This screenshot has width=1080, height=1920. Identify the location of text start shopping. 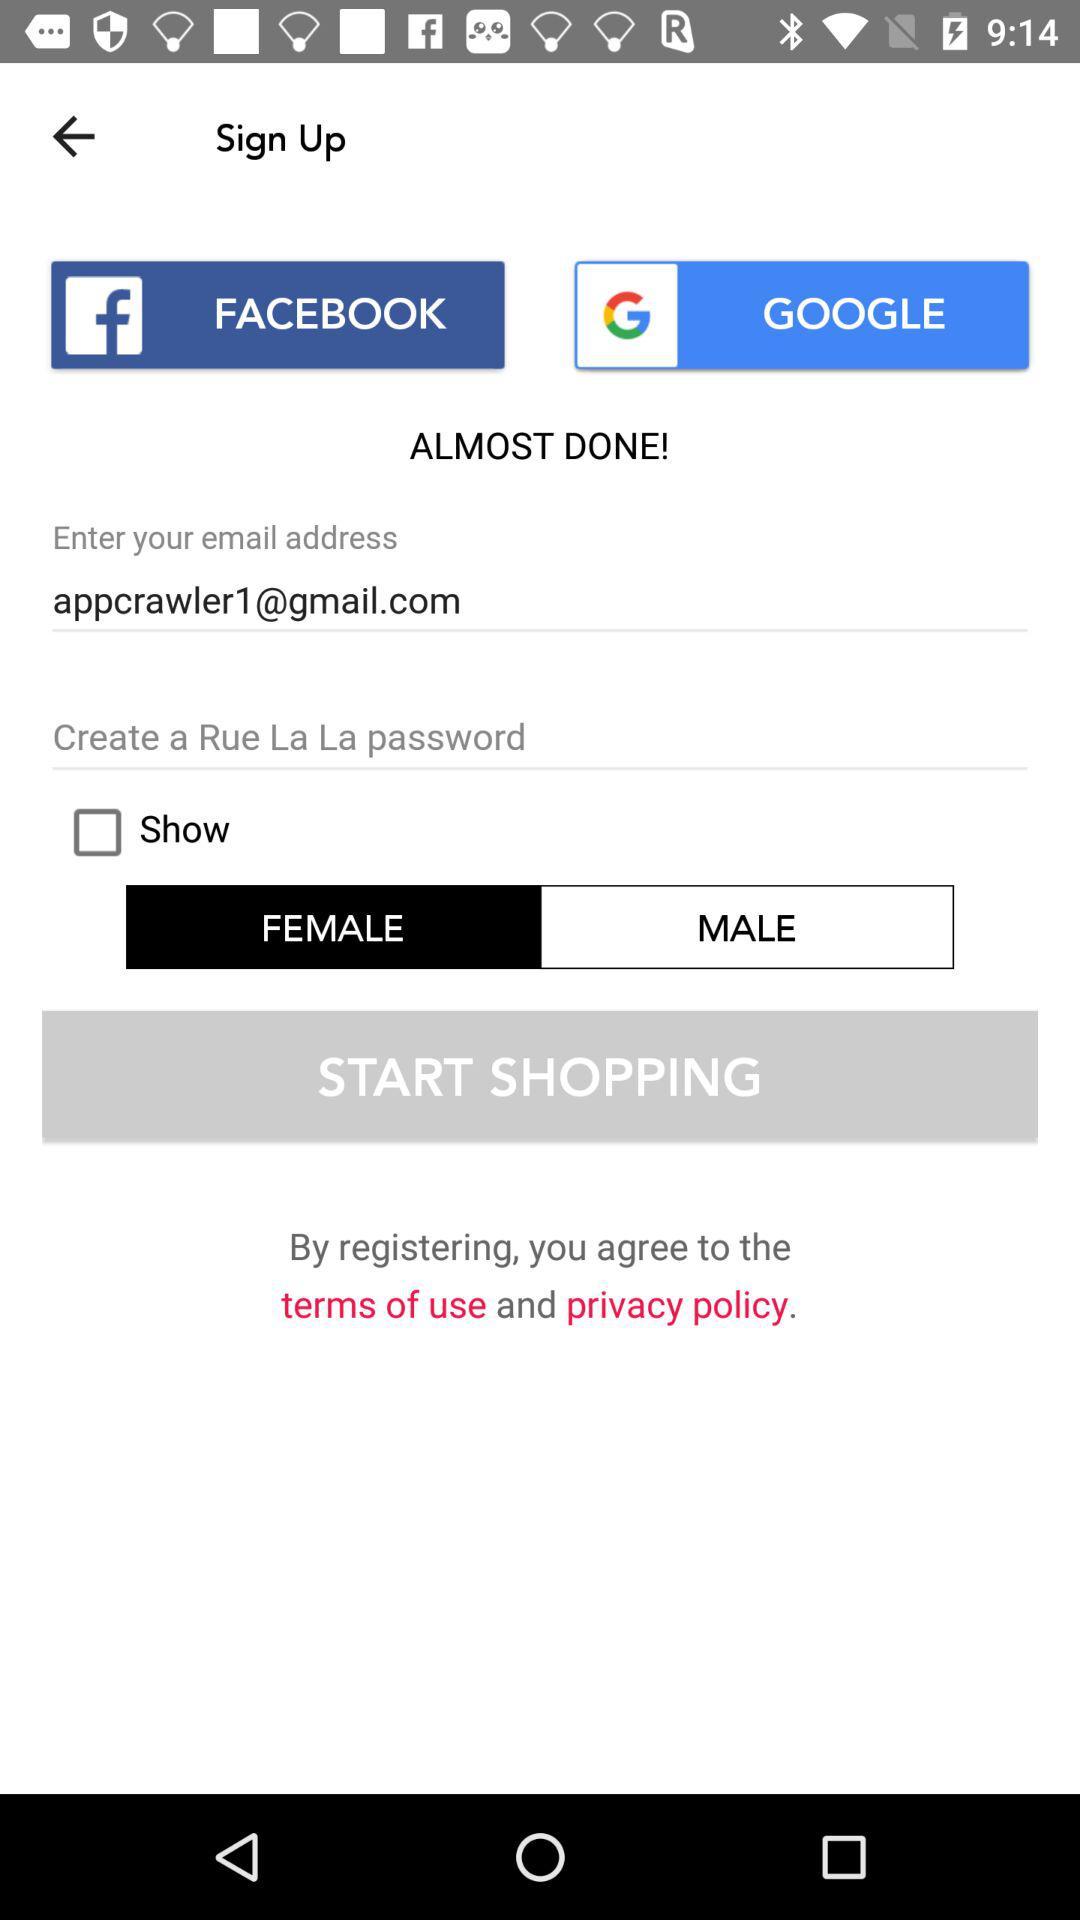
(540, 1073).